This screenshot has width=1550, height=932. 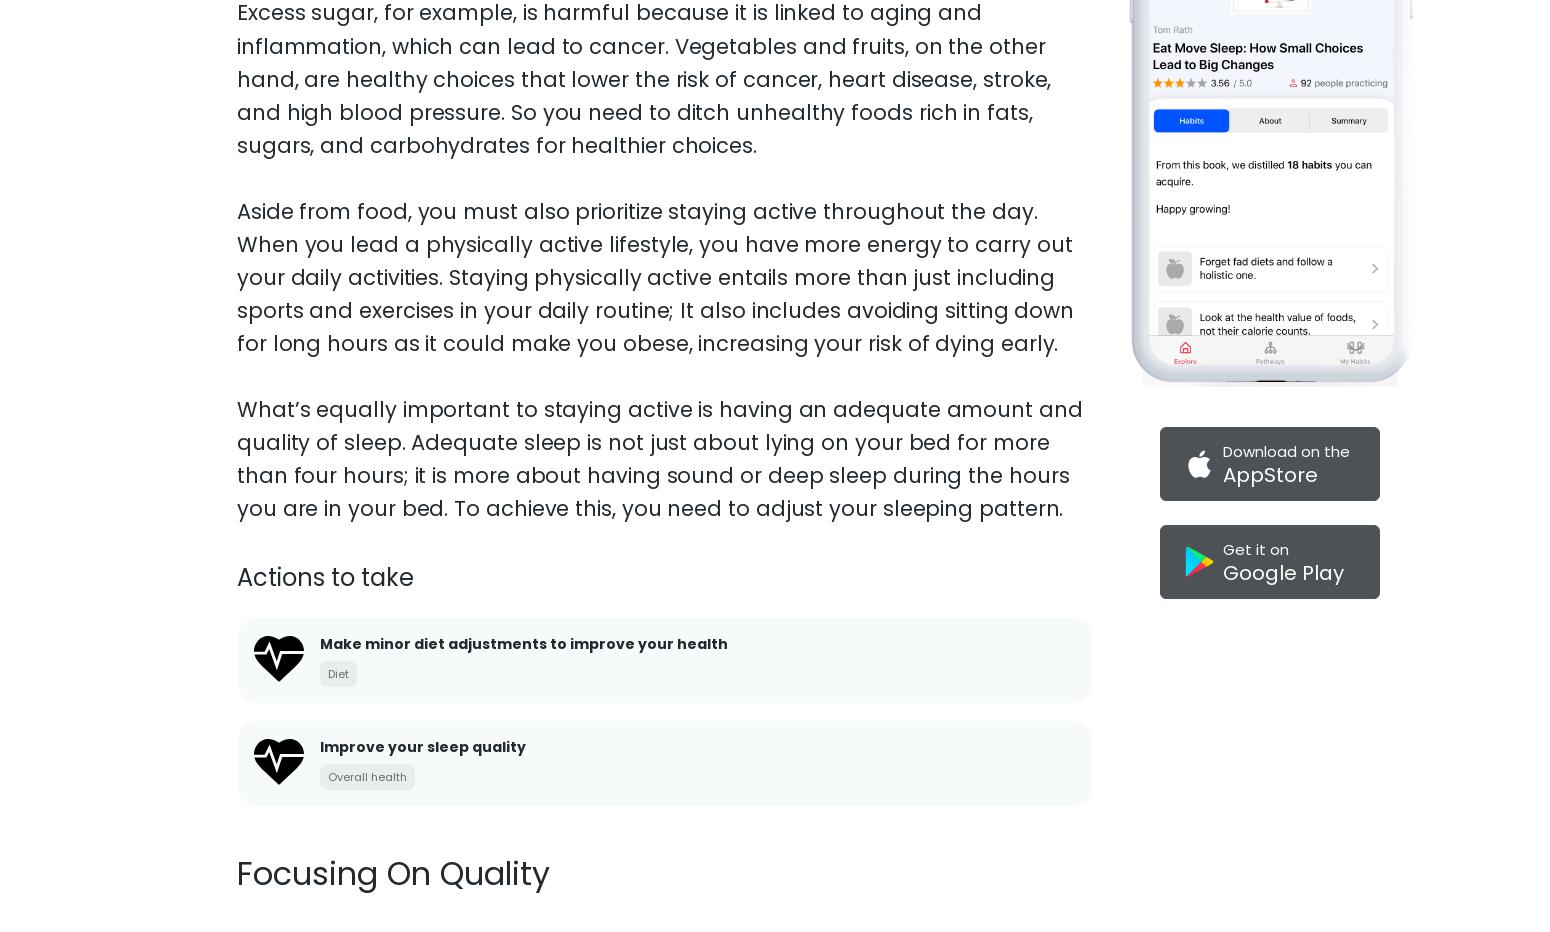 What do you see at coordinates (453, 674) in the screenshot?
I see `'Motivate yourself to exercise daily'` at bounding box center [453, 674].